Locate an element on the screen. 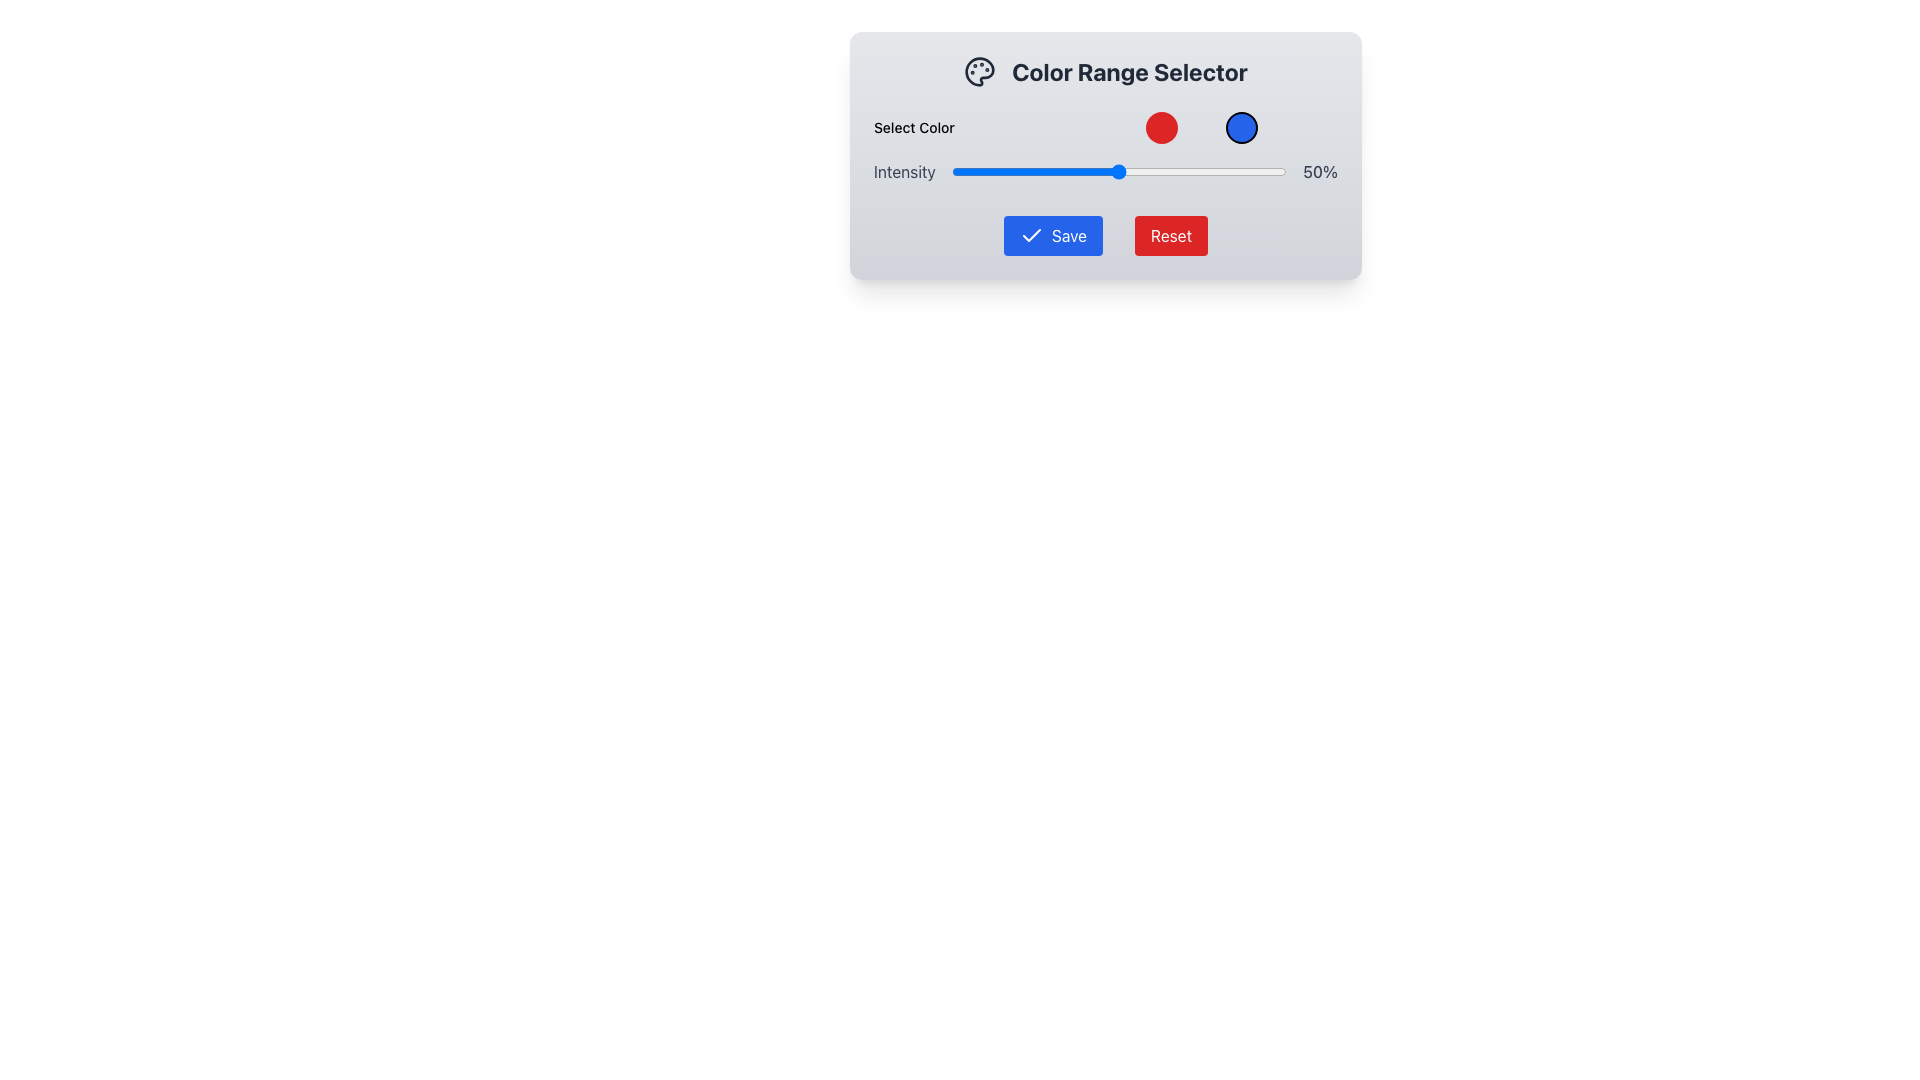  'Color Range Selector' icon located to the left of the title text in the header area of the modal dialog for accessibility purposes is located at coordinates (980, 71).